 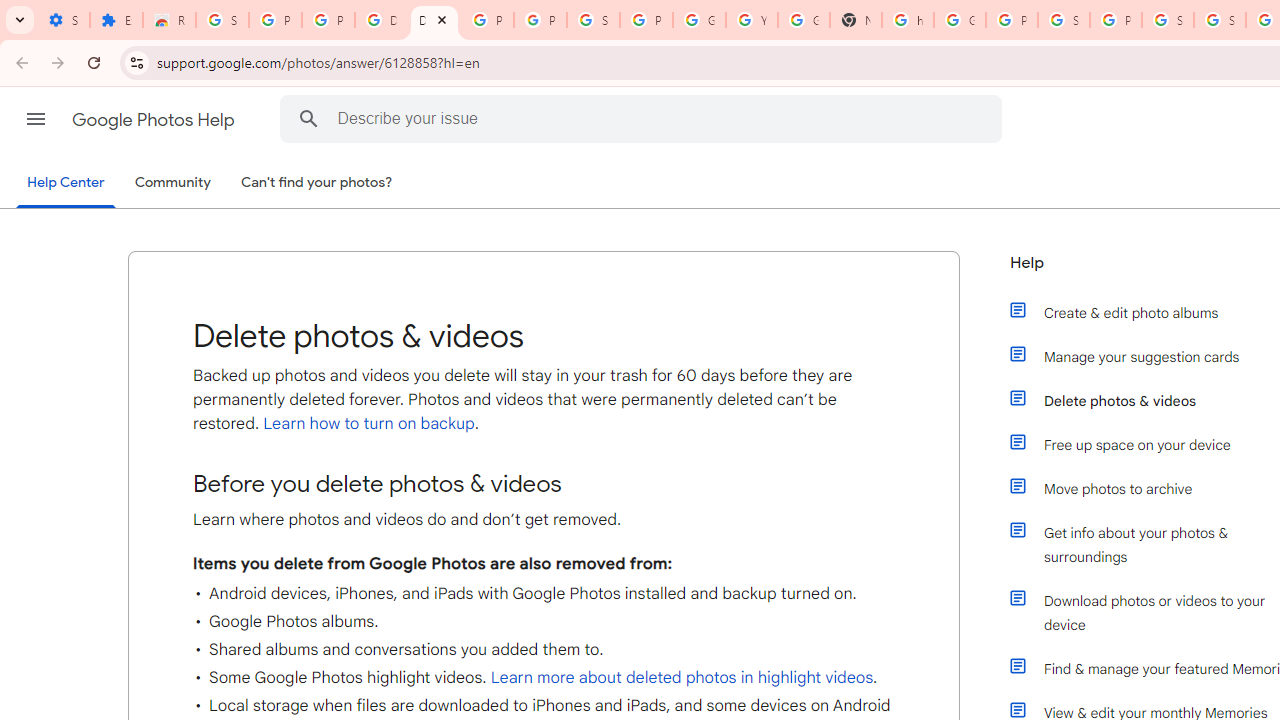 What do you see at coordinates (172, 183) in the screenshot?
I see `'Community'` at bounding box center [172, 183].